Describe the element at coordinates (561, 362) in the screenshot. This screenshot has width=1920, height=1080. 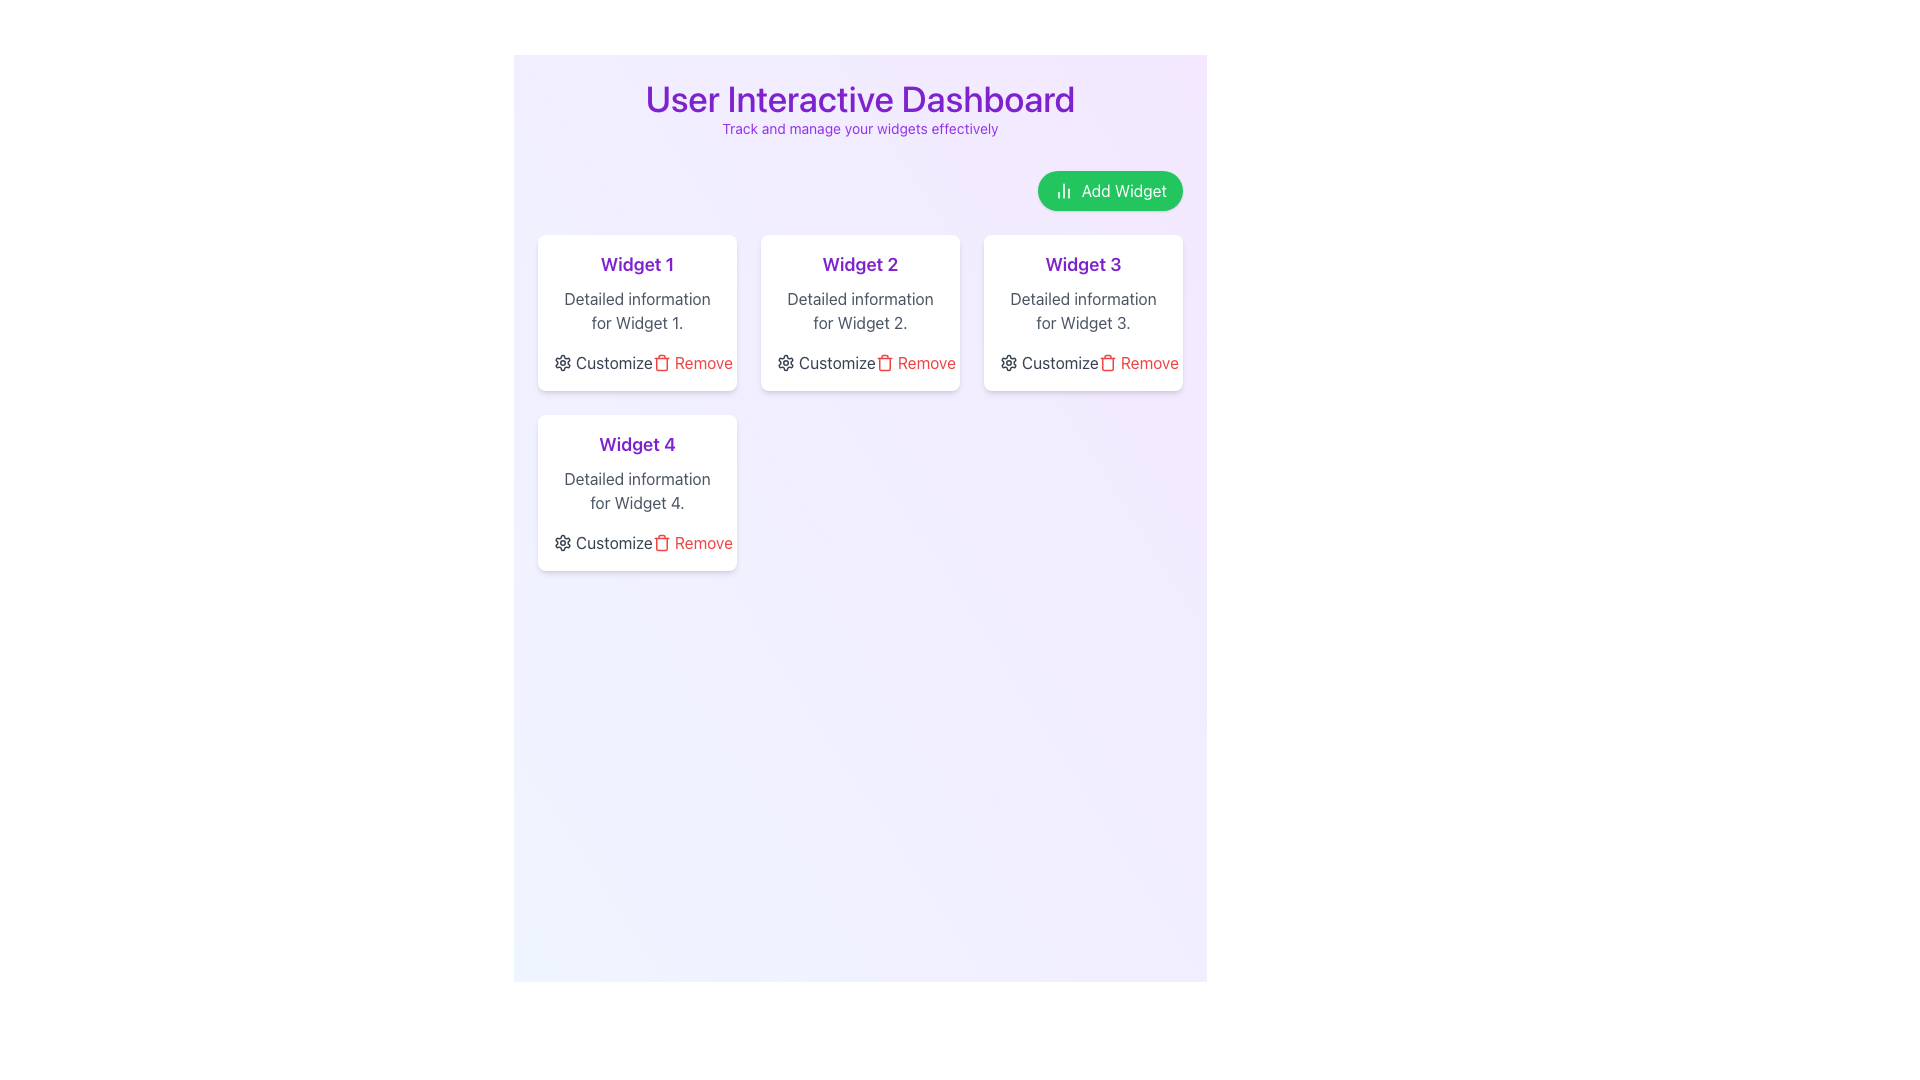
I see `the cogwheel icon button located in the top left portion of the dashboard interface within the 'Widget 1' card, adjacent to the 'Customize' text, to trigger a tooltip or highlight effect` at that location.